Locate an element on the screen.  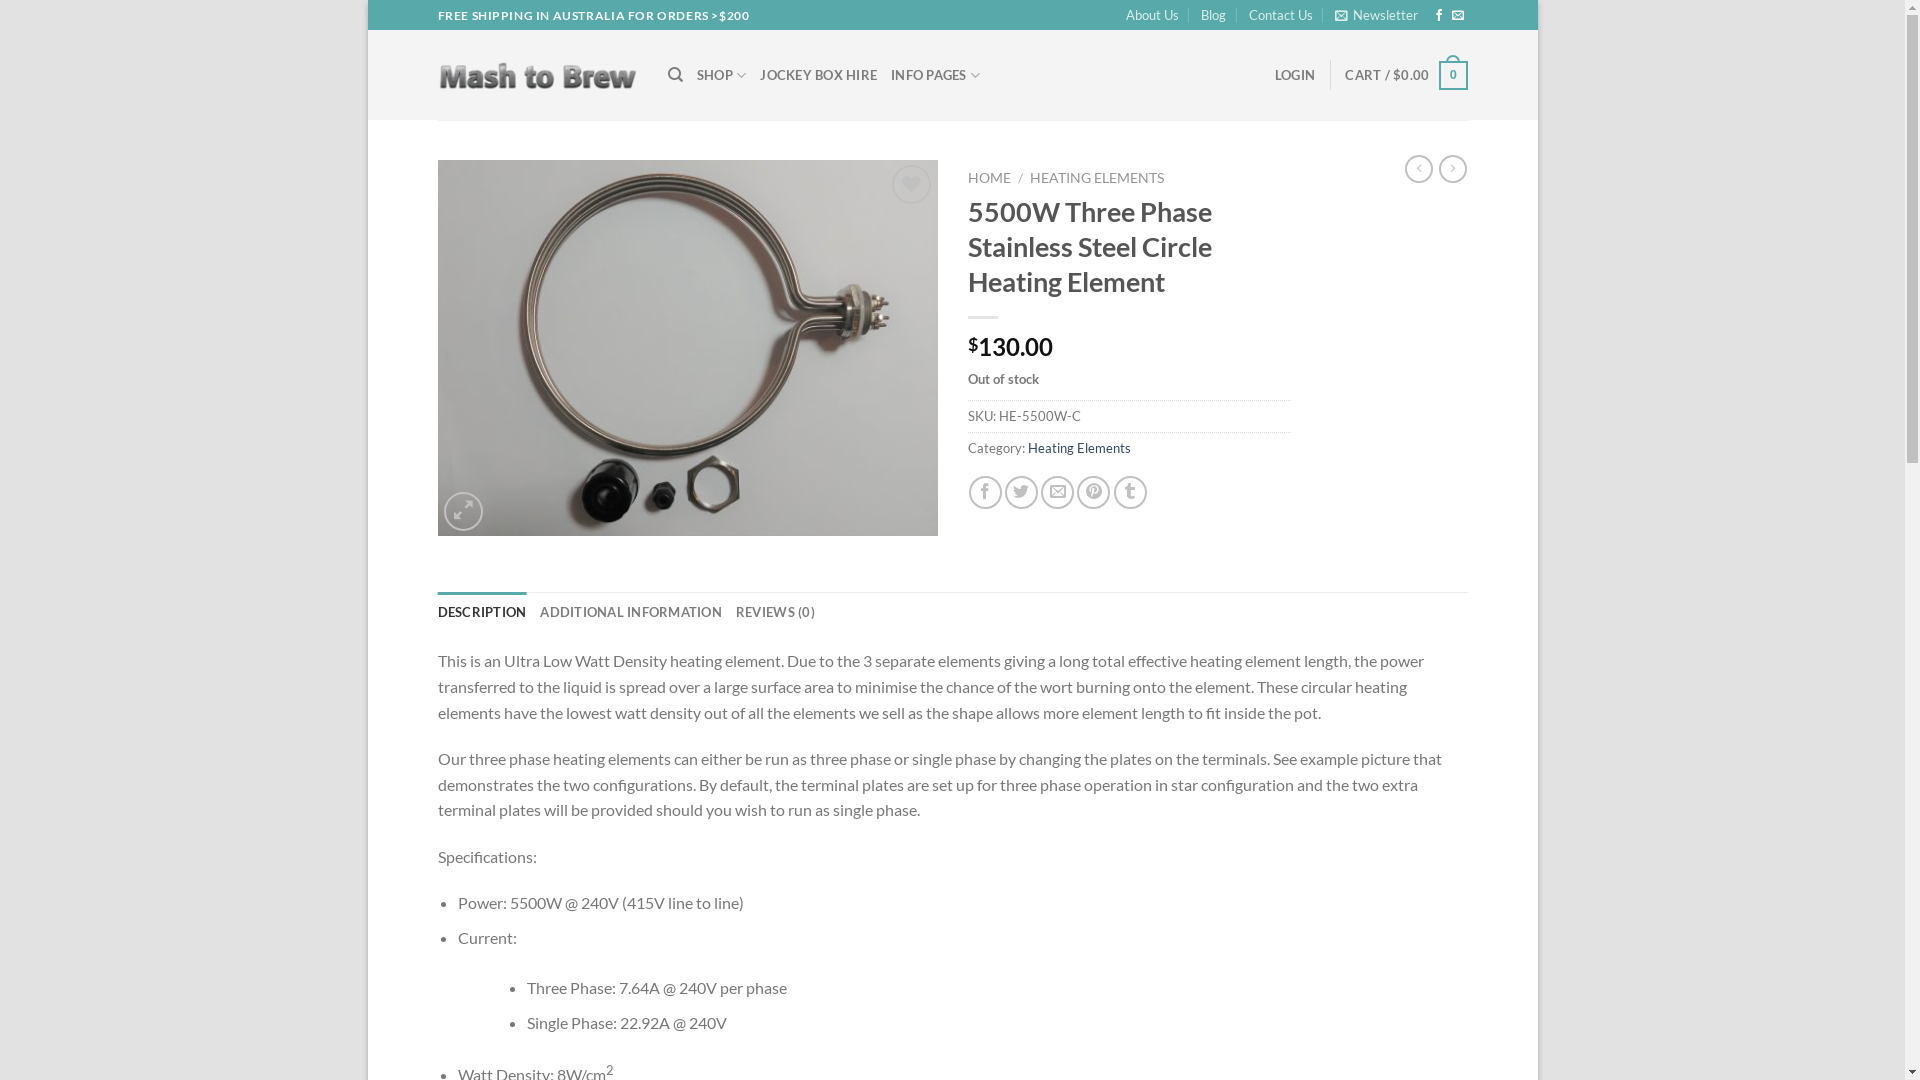
'HEATING ELEMENTS' is located at coordinates (1096, 176).